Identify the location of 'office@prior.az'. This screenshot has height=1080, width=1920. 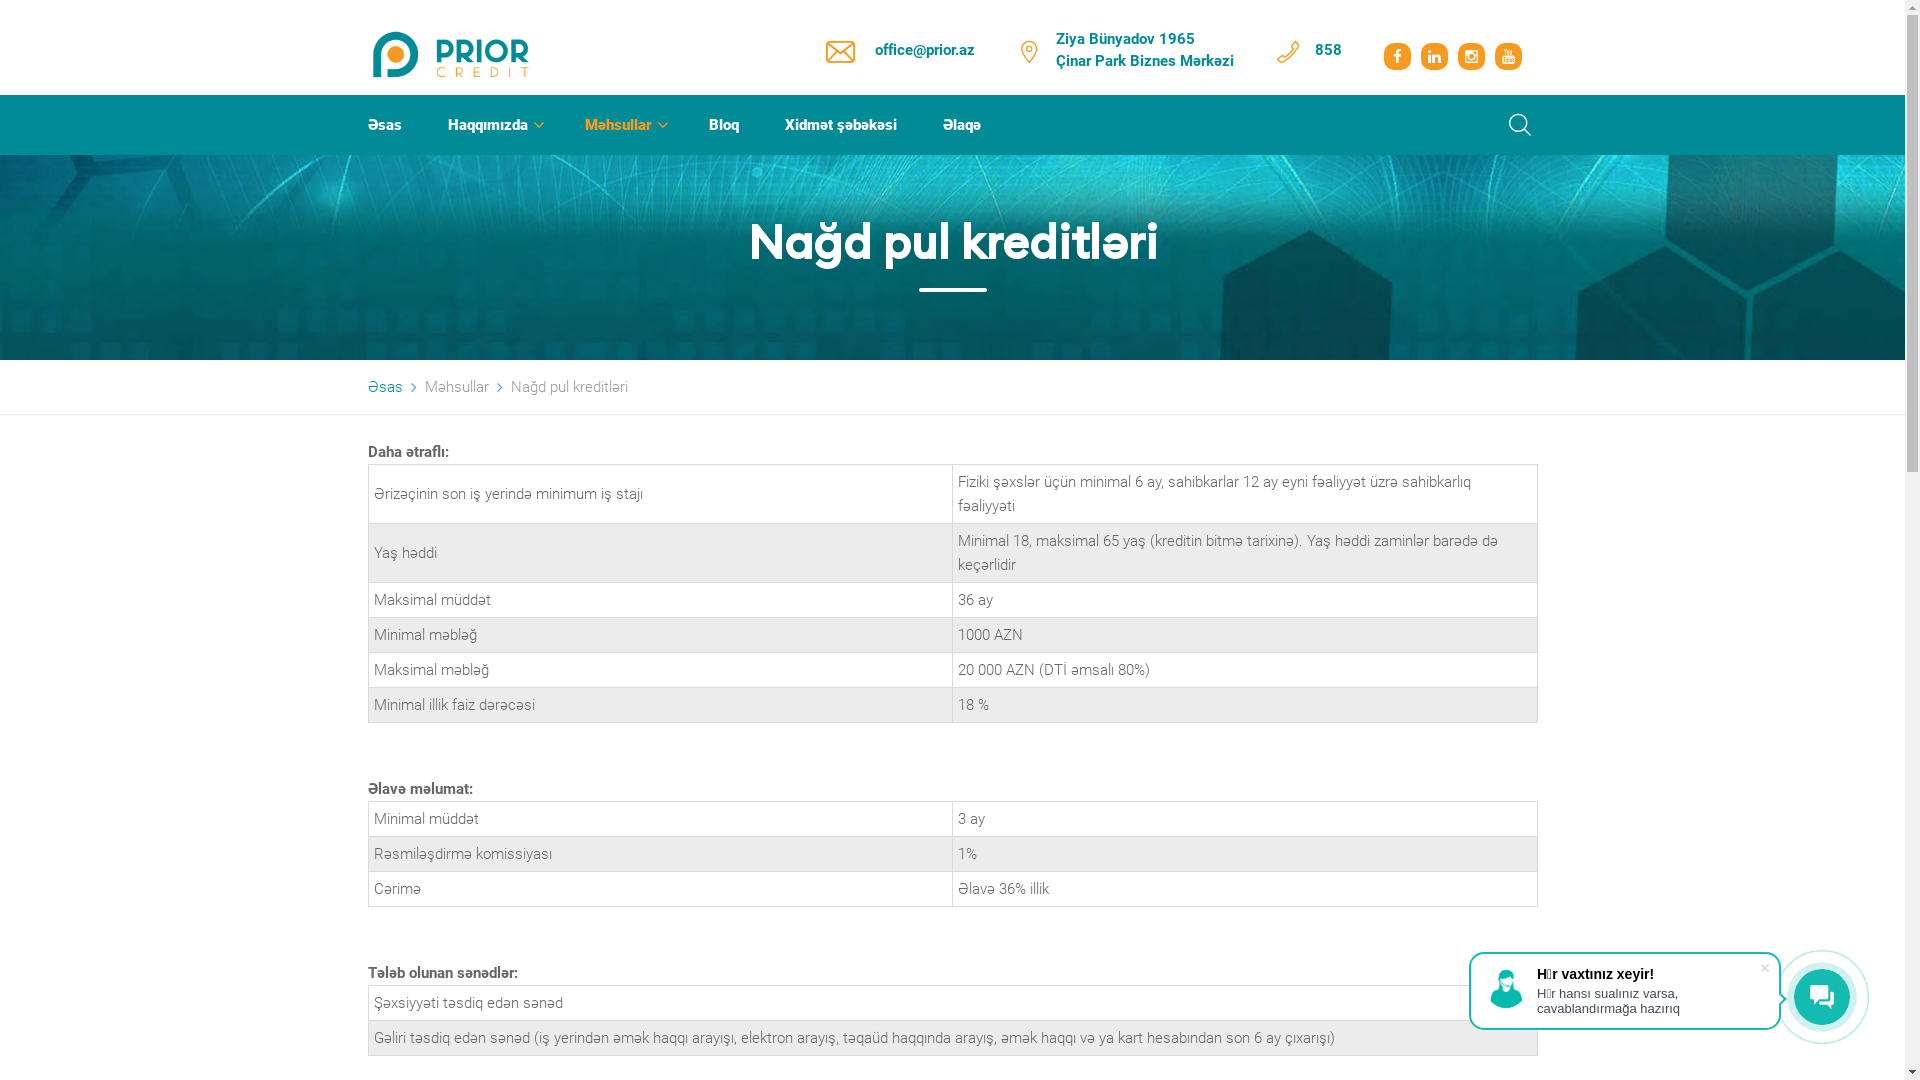
(923, 49).